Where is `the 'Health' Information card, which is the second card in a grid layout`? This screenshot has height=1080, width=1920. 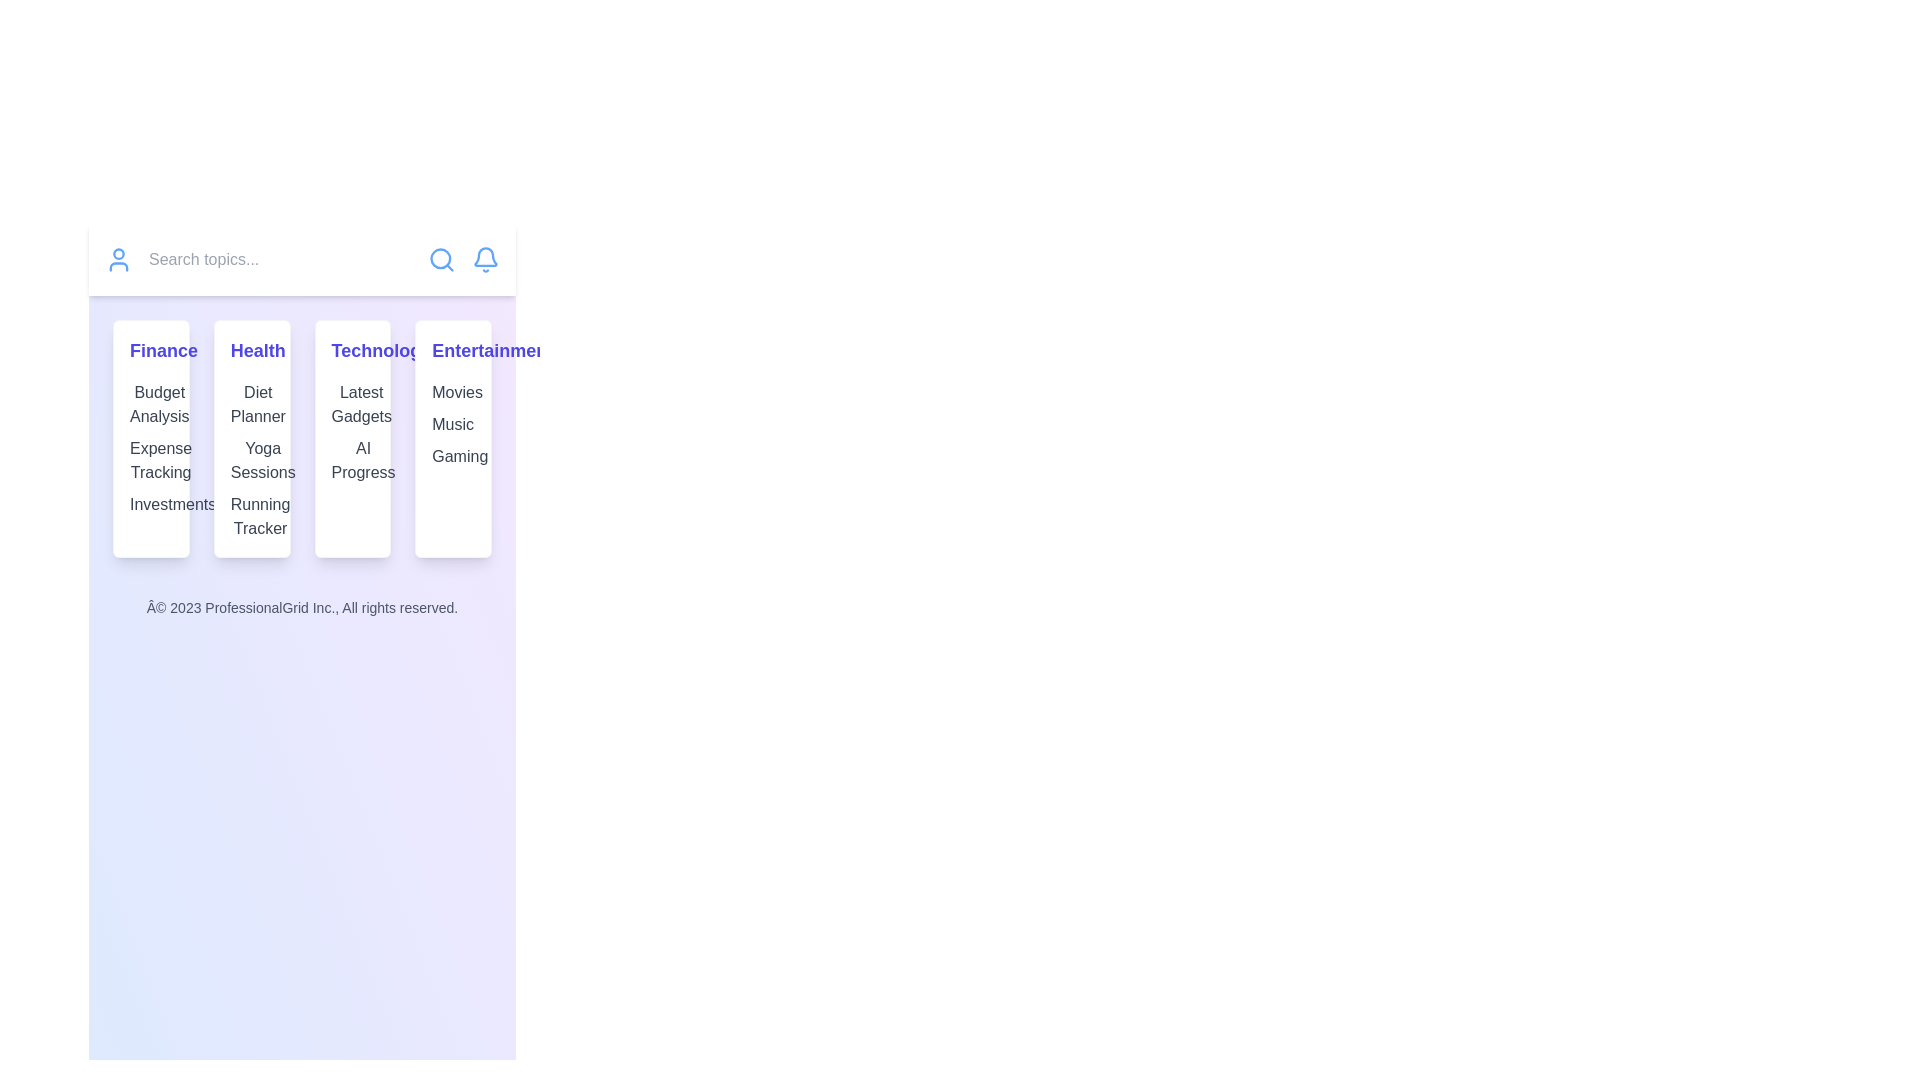 the 'Health' Information card, which is the second card in a grid layout is located at coordinates (251, 438).